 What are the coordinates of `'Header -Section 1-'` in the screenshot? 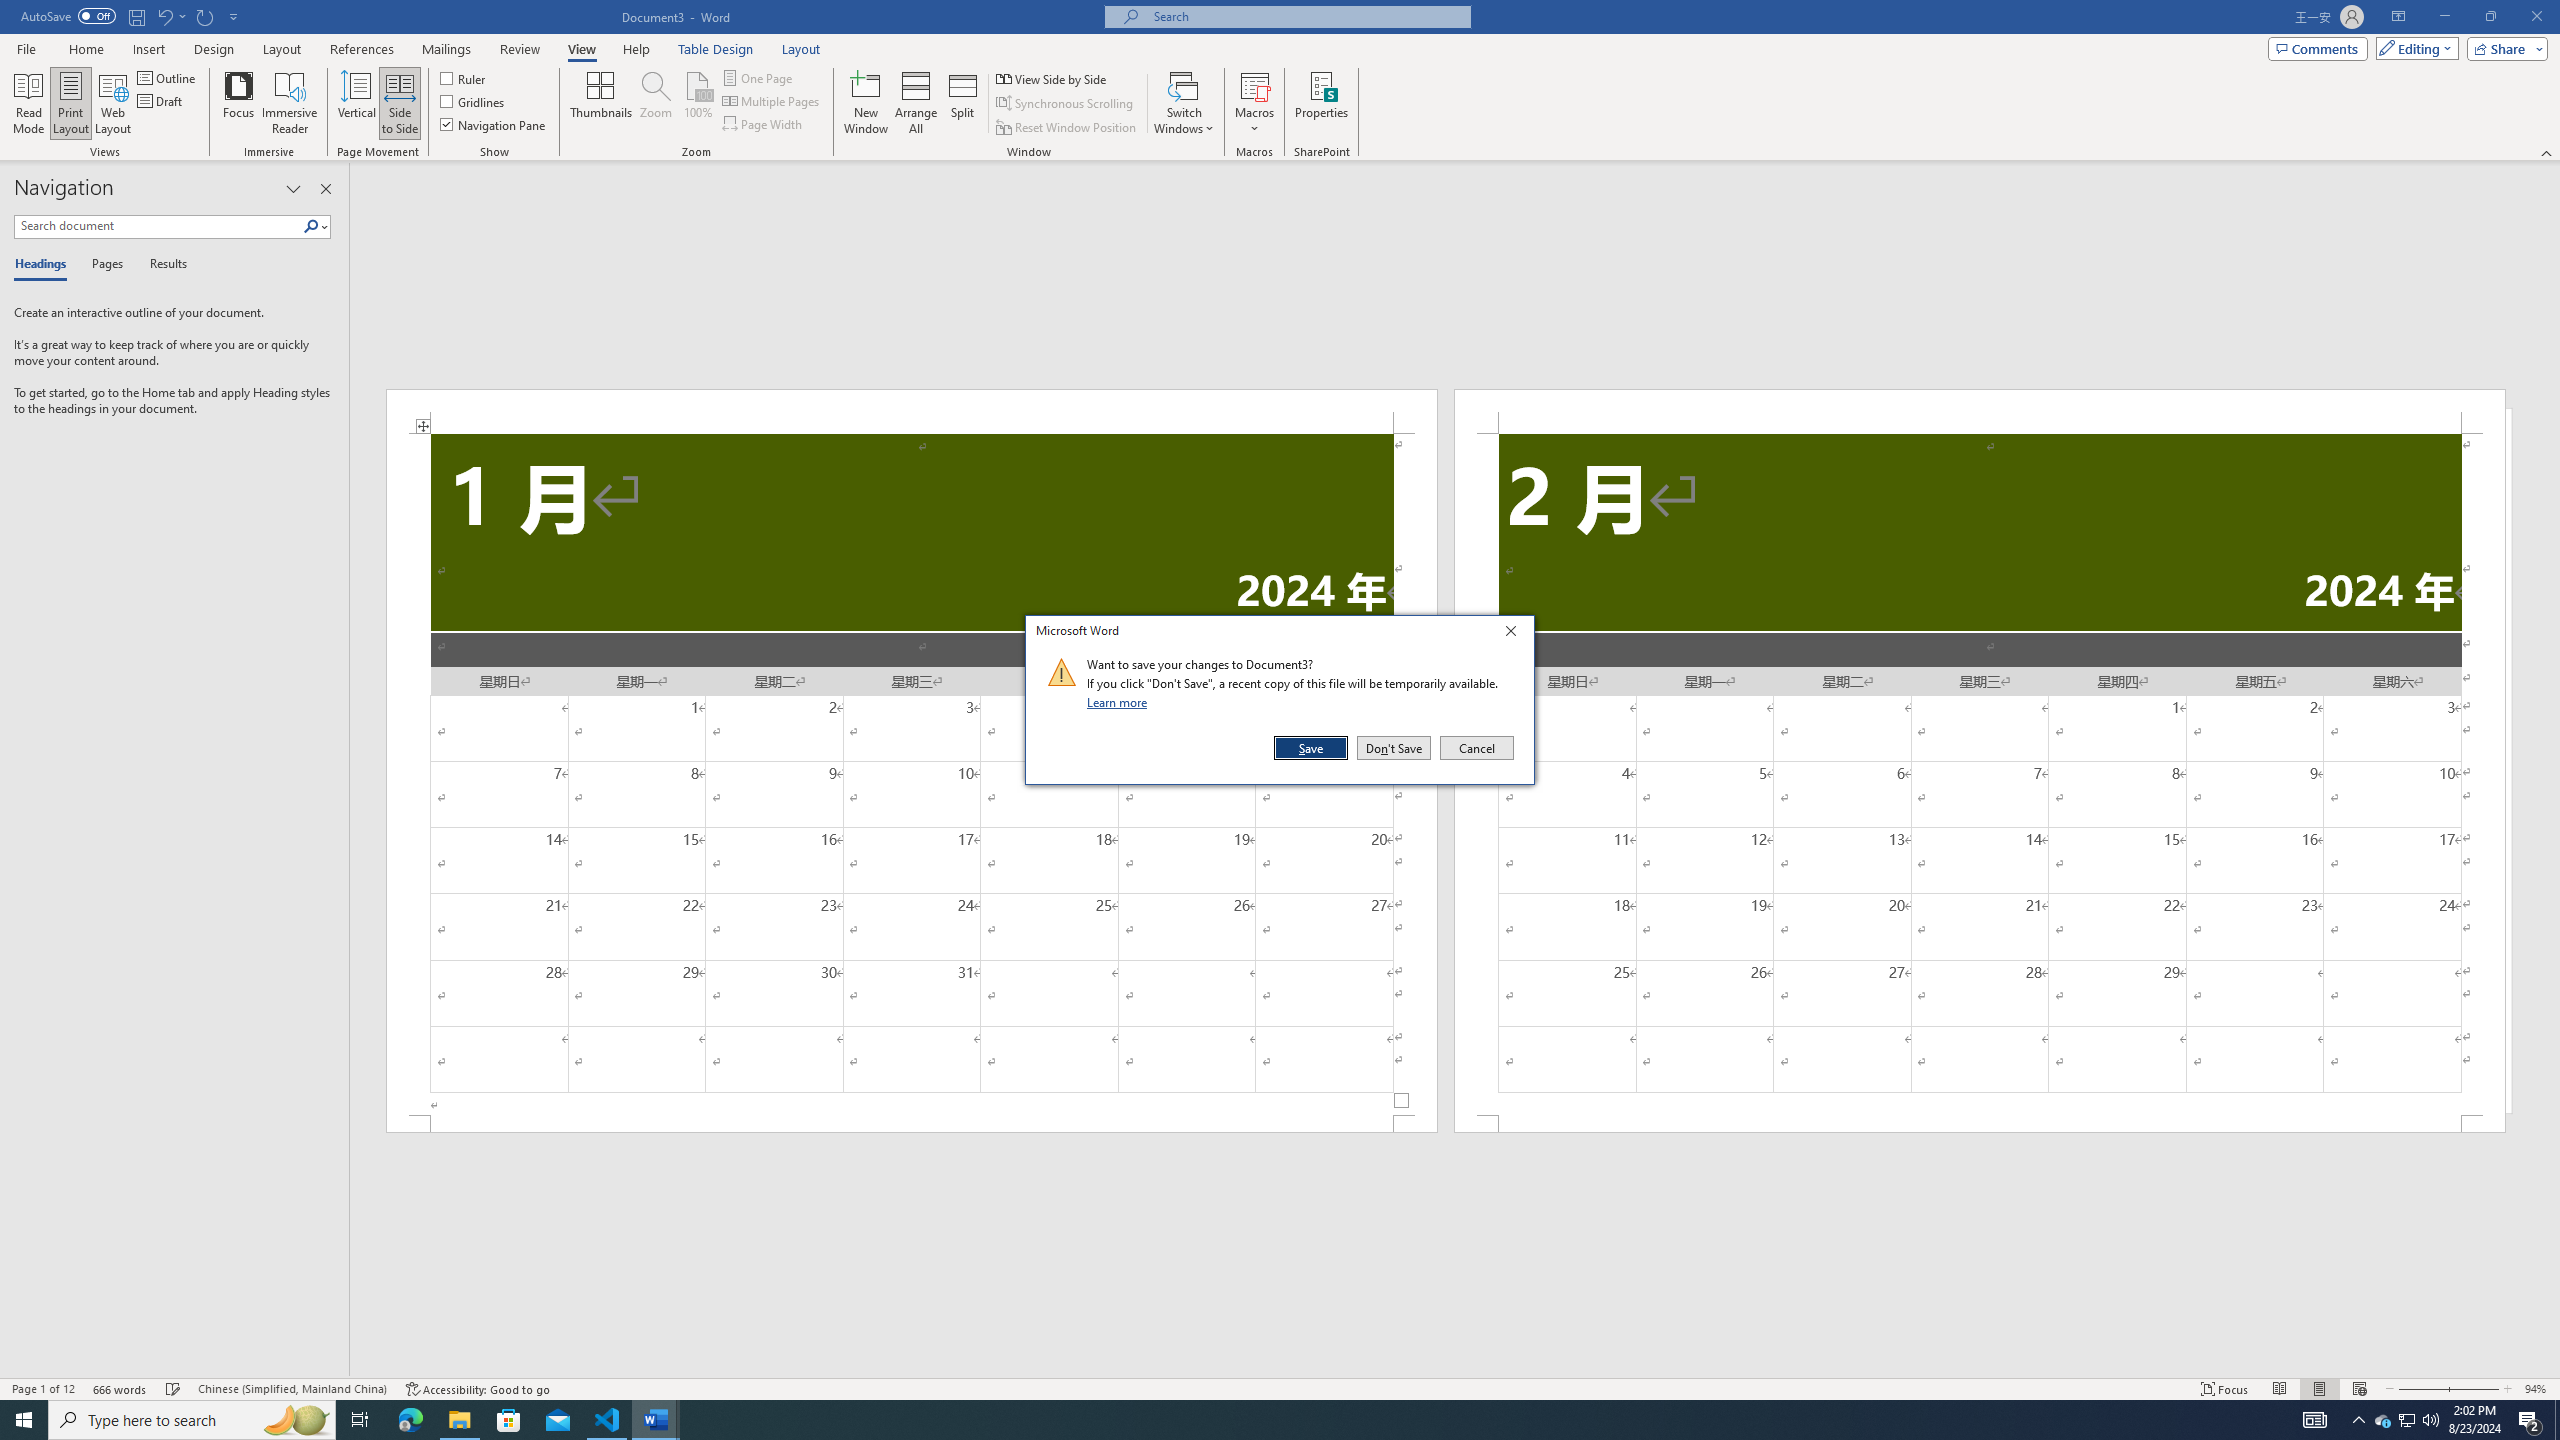 It's located at (912, 410).